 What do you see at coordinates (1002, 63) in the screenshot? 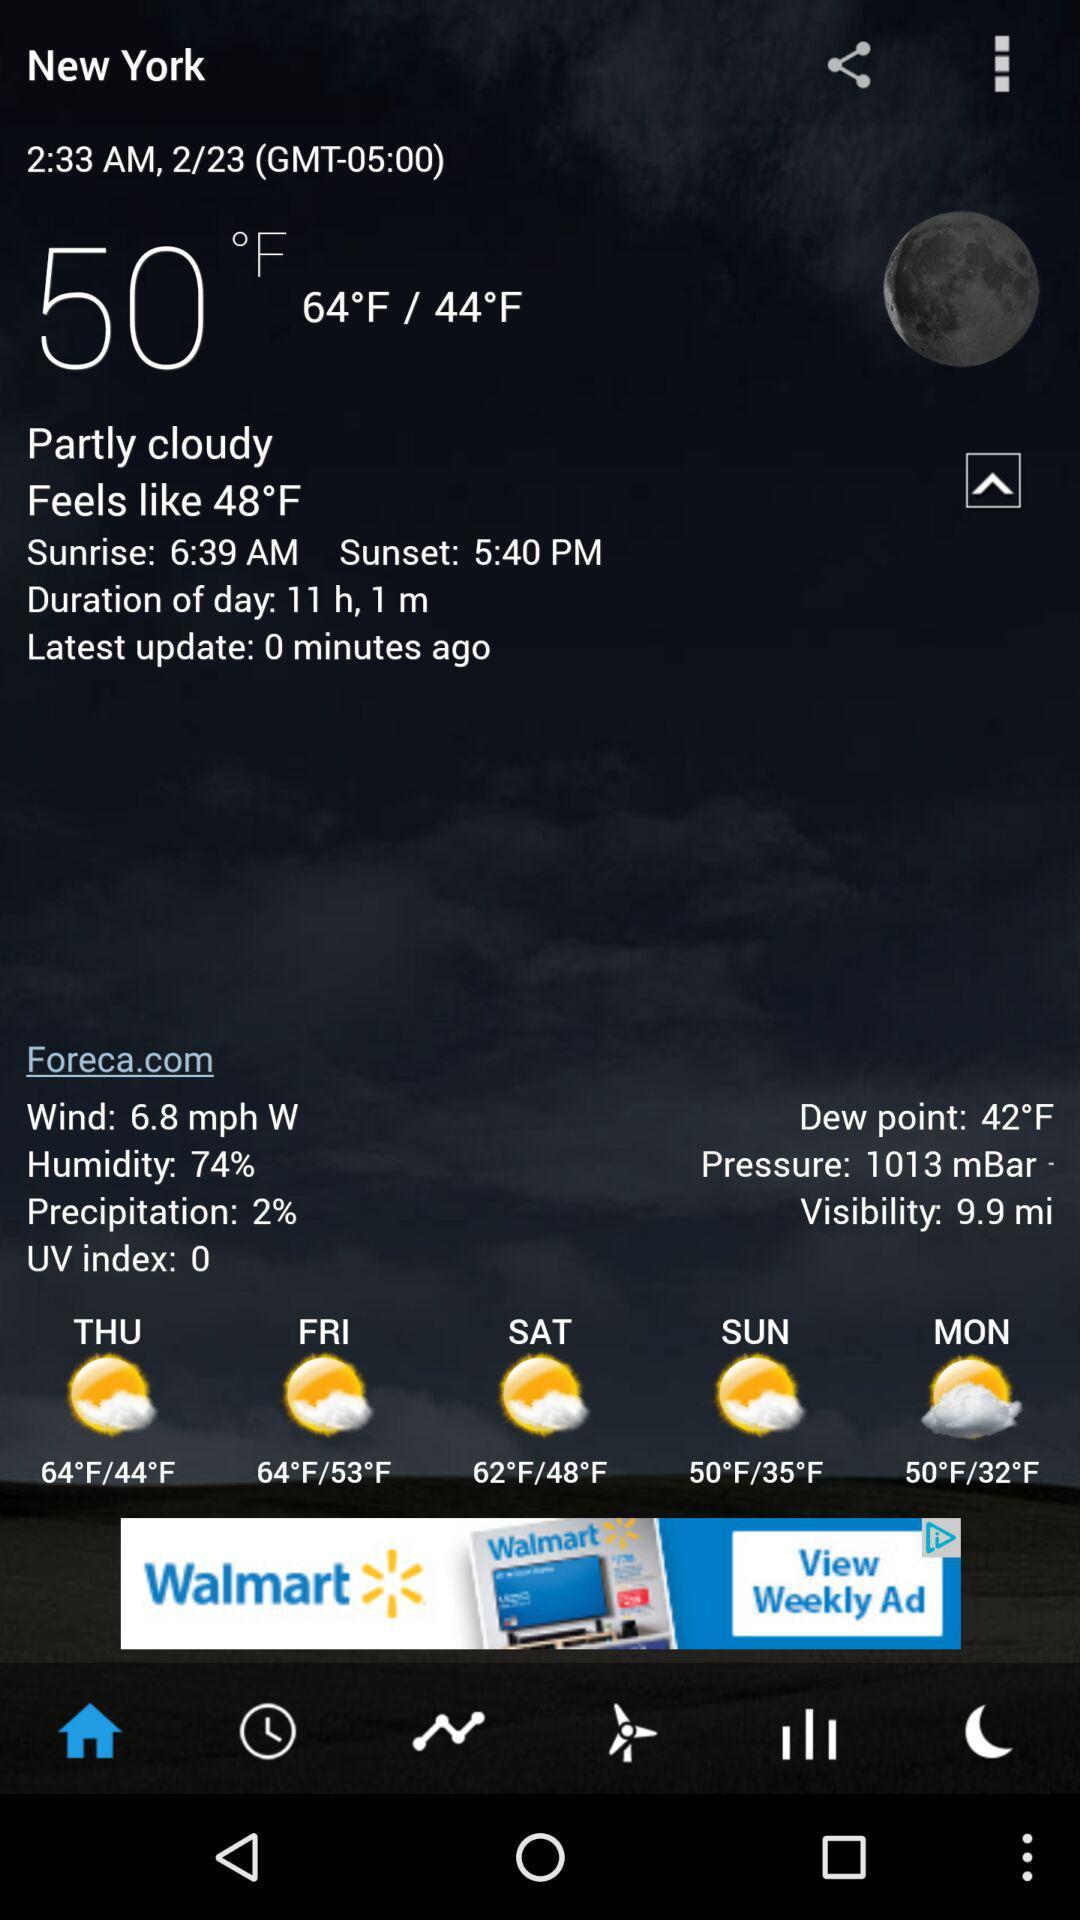
I see `menu options` at bounding box center [1002, 63].